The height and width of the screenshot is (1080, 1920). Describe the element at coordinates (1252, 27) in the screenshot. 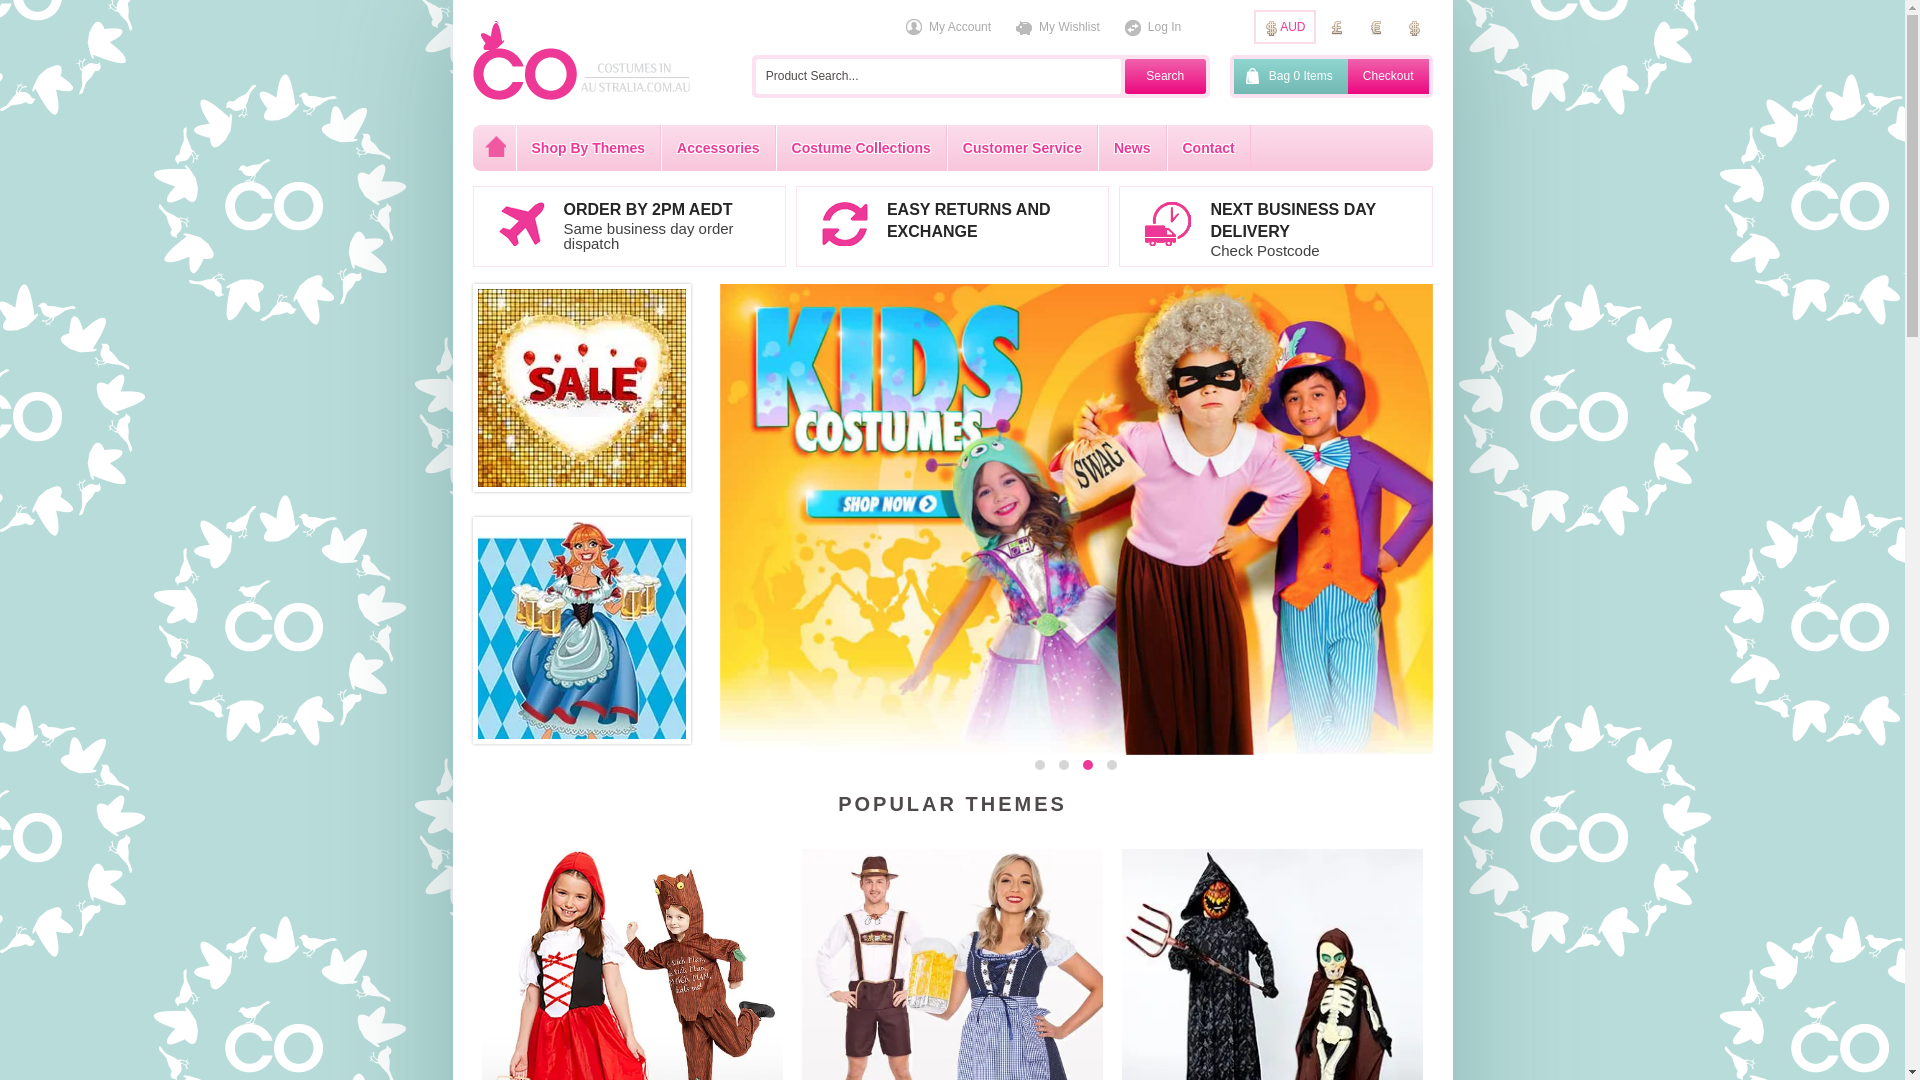

I see `'AUD'` at that location.